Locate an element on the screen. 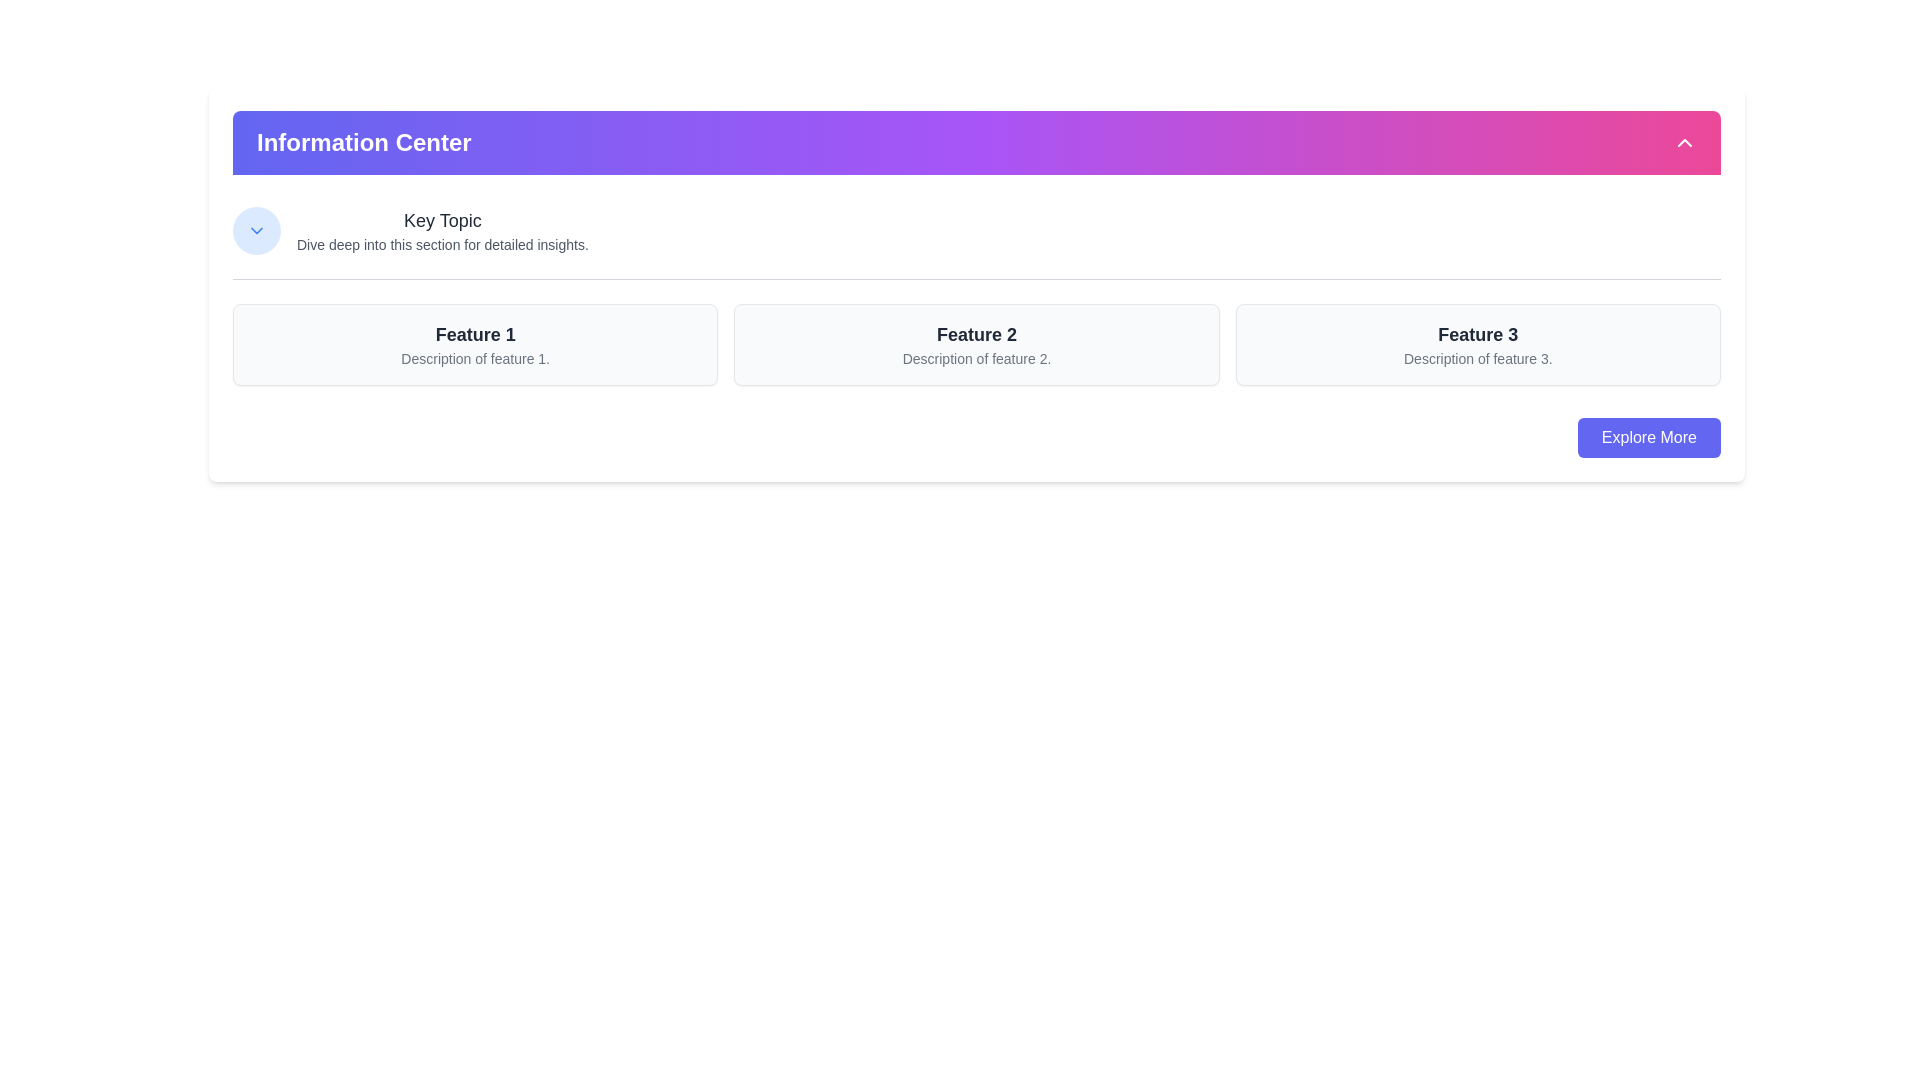 Image resolution: width=1920 pixels, height=1080 pixels. the static text that says 'Dive deep into this section for detailed insights.' located directly below the heading 'Key Topic' is located at coordinates (441, 244).